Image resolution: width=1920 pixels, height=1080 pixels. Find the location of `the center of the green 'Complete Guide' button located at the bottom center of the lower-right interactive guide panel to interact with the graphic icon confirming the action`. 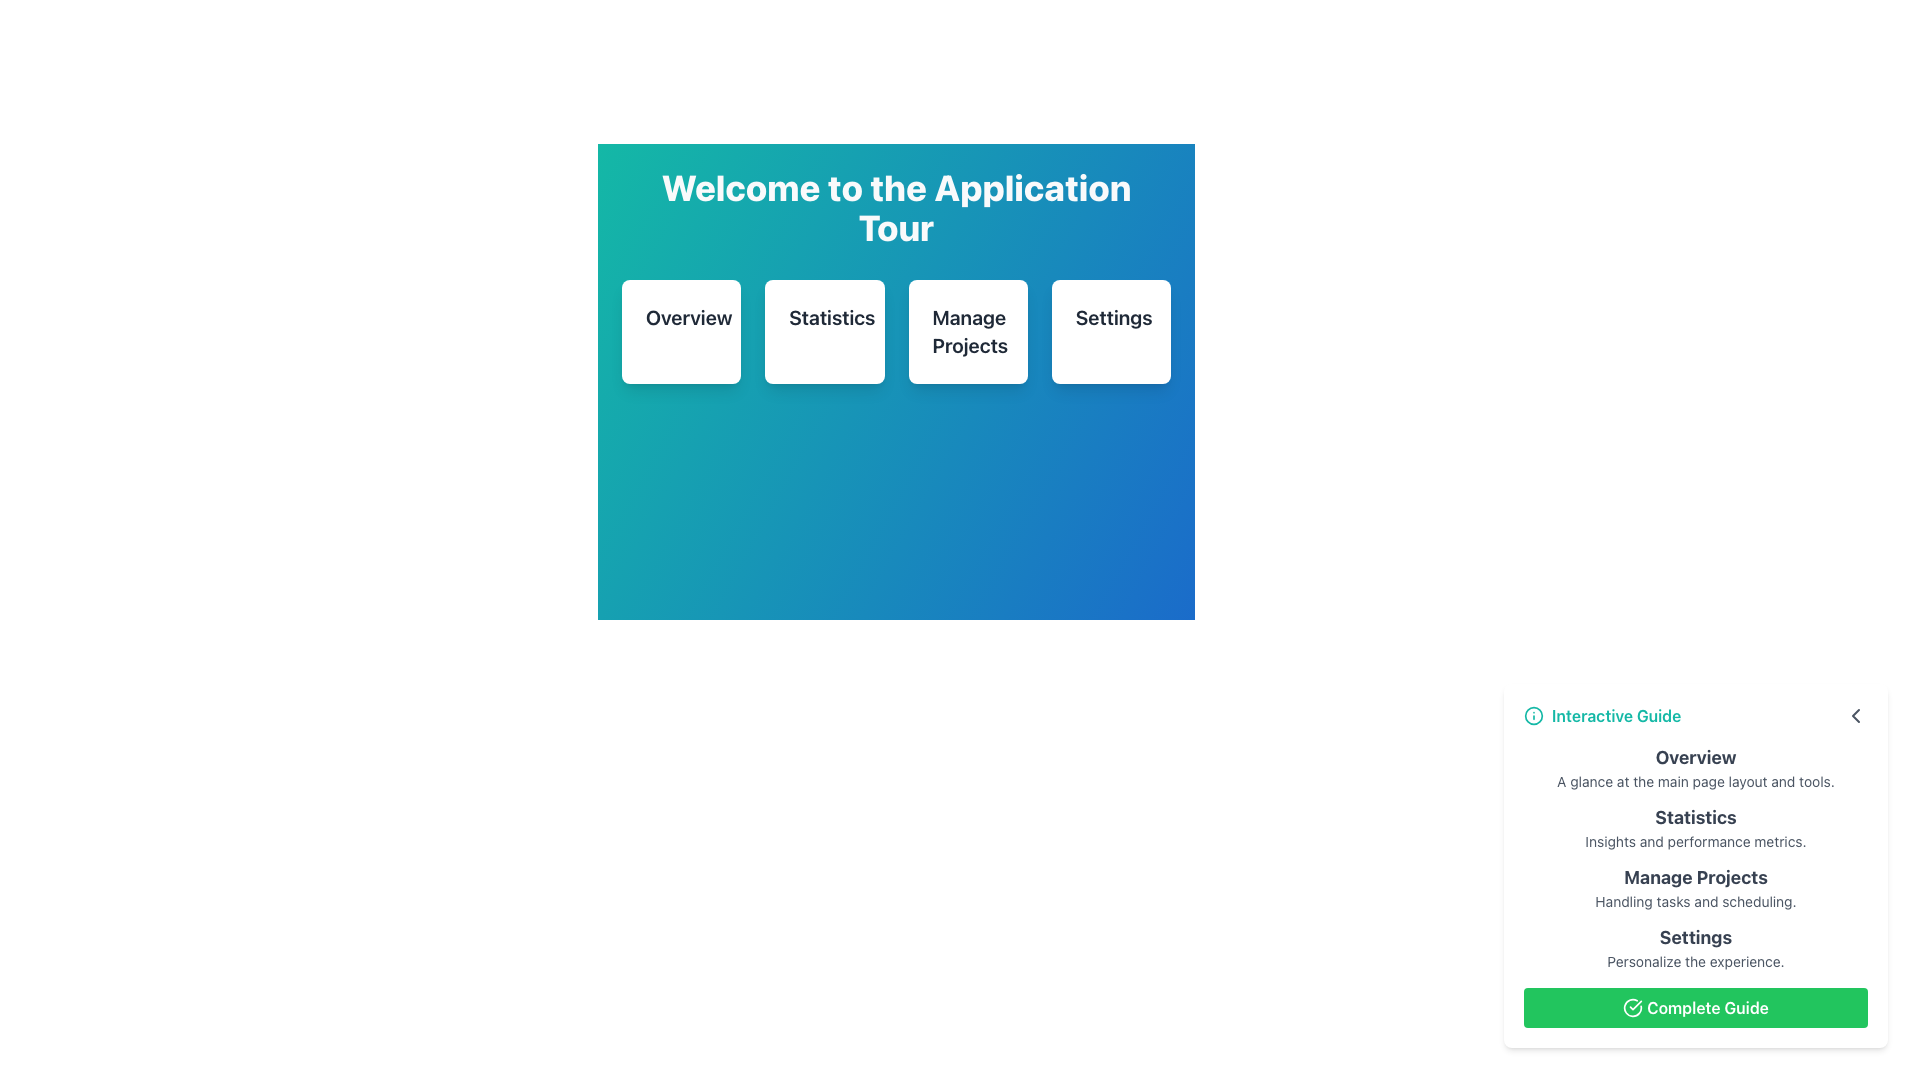

the center of the green 'Complete Guide' button located at the bottom center of the lower-right interactive guide panel to interact with the graphic icon confirming the action is located at coordinates (1632, 1007).